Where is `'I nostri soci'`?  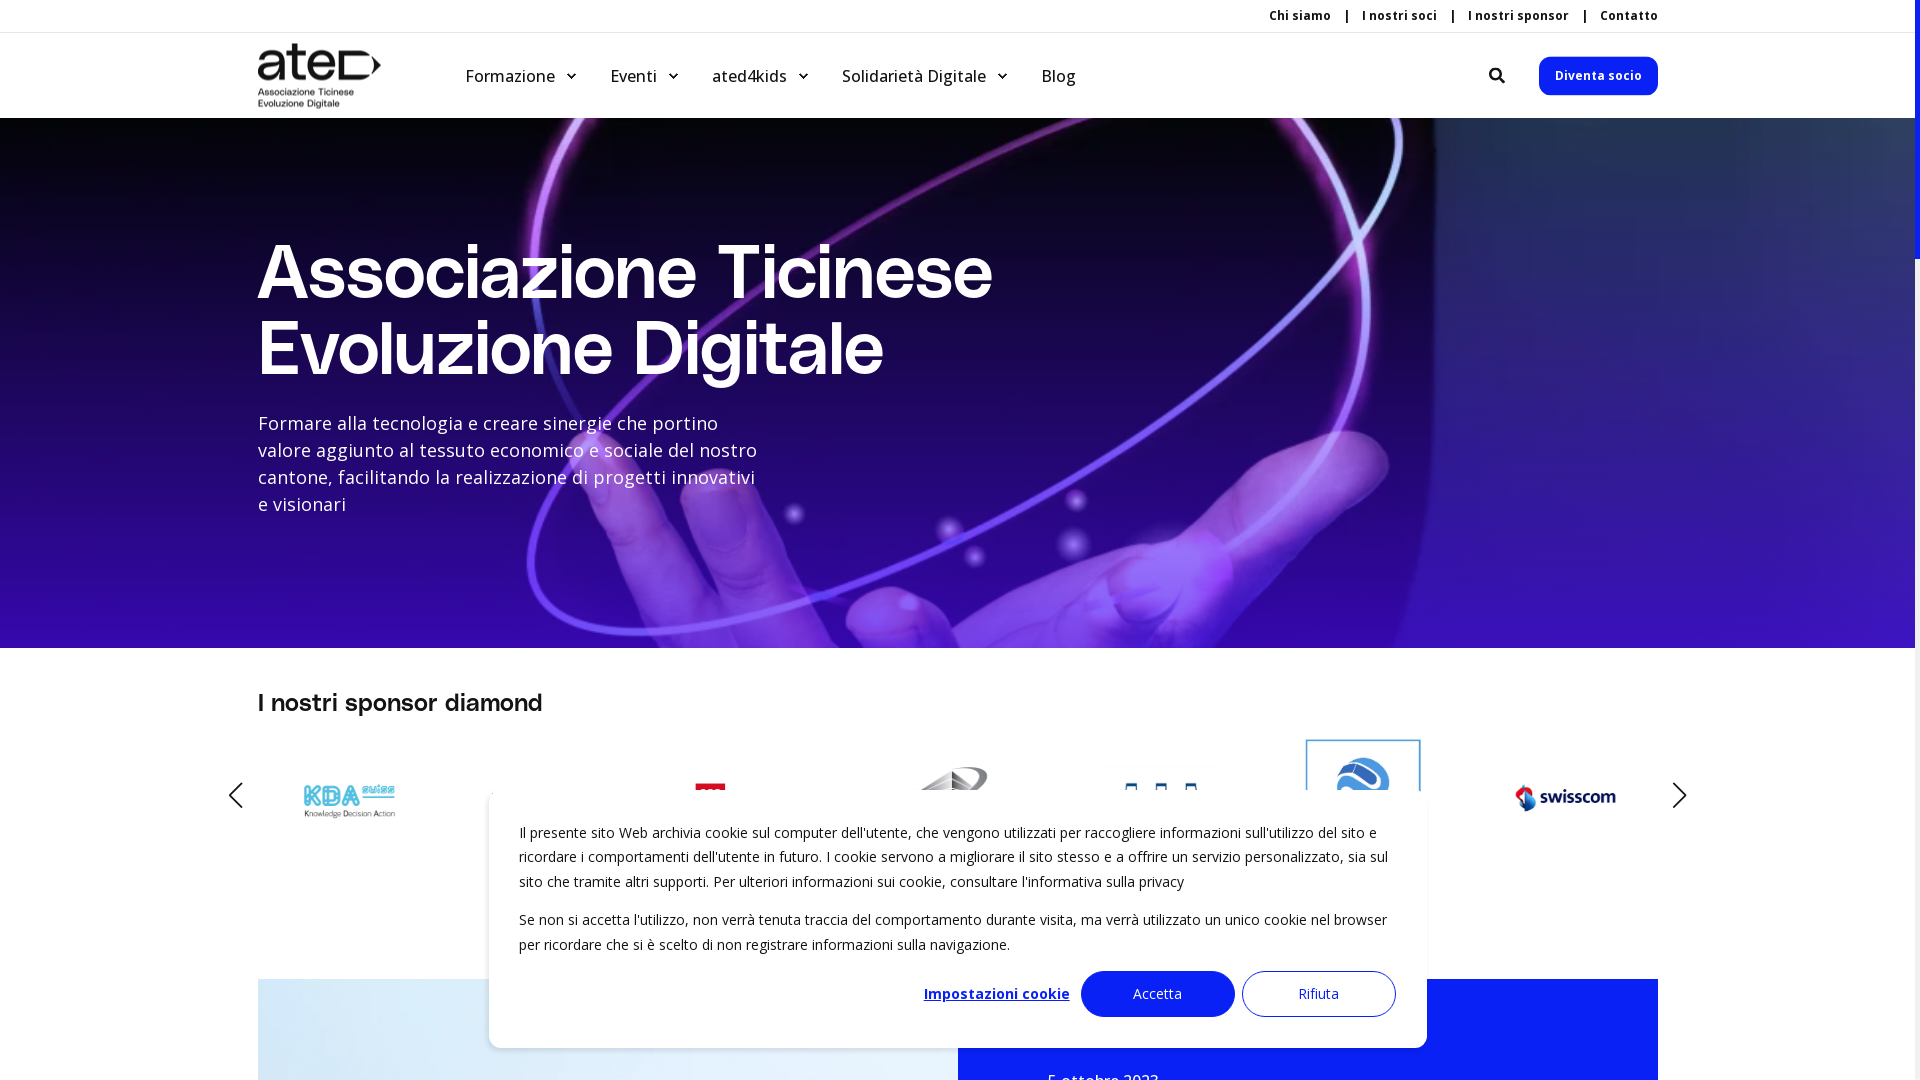 'I nostri soci' is located at coordinates (1398, 15).